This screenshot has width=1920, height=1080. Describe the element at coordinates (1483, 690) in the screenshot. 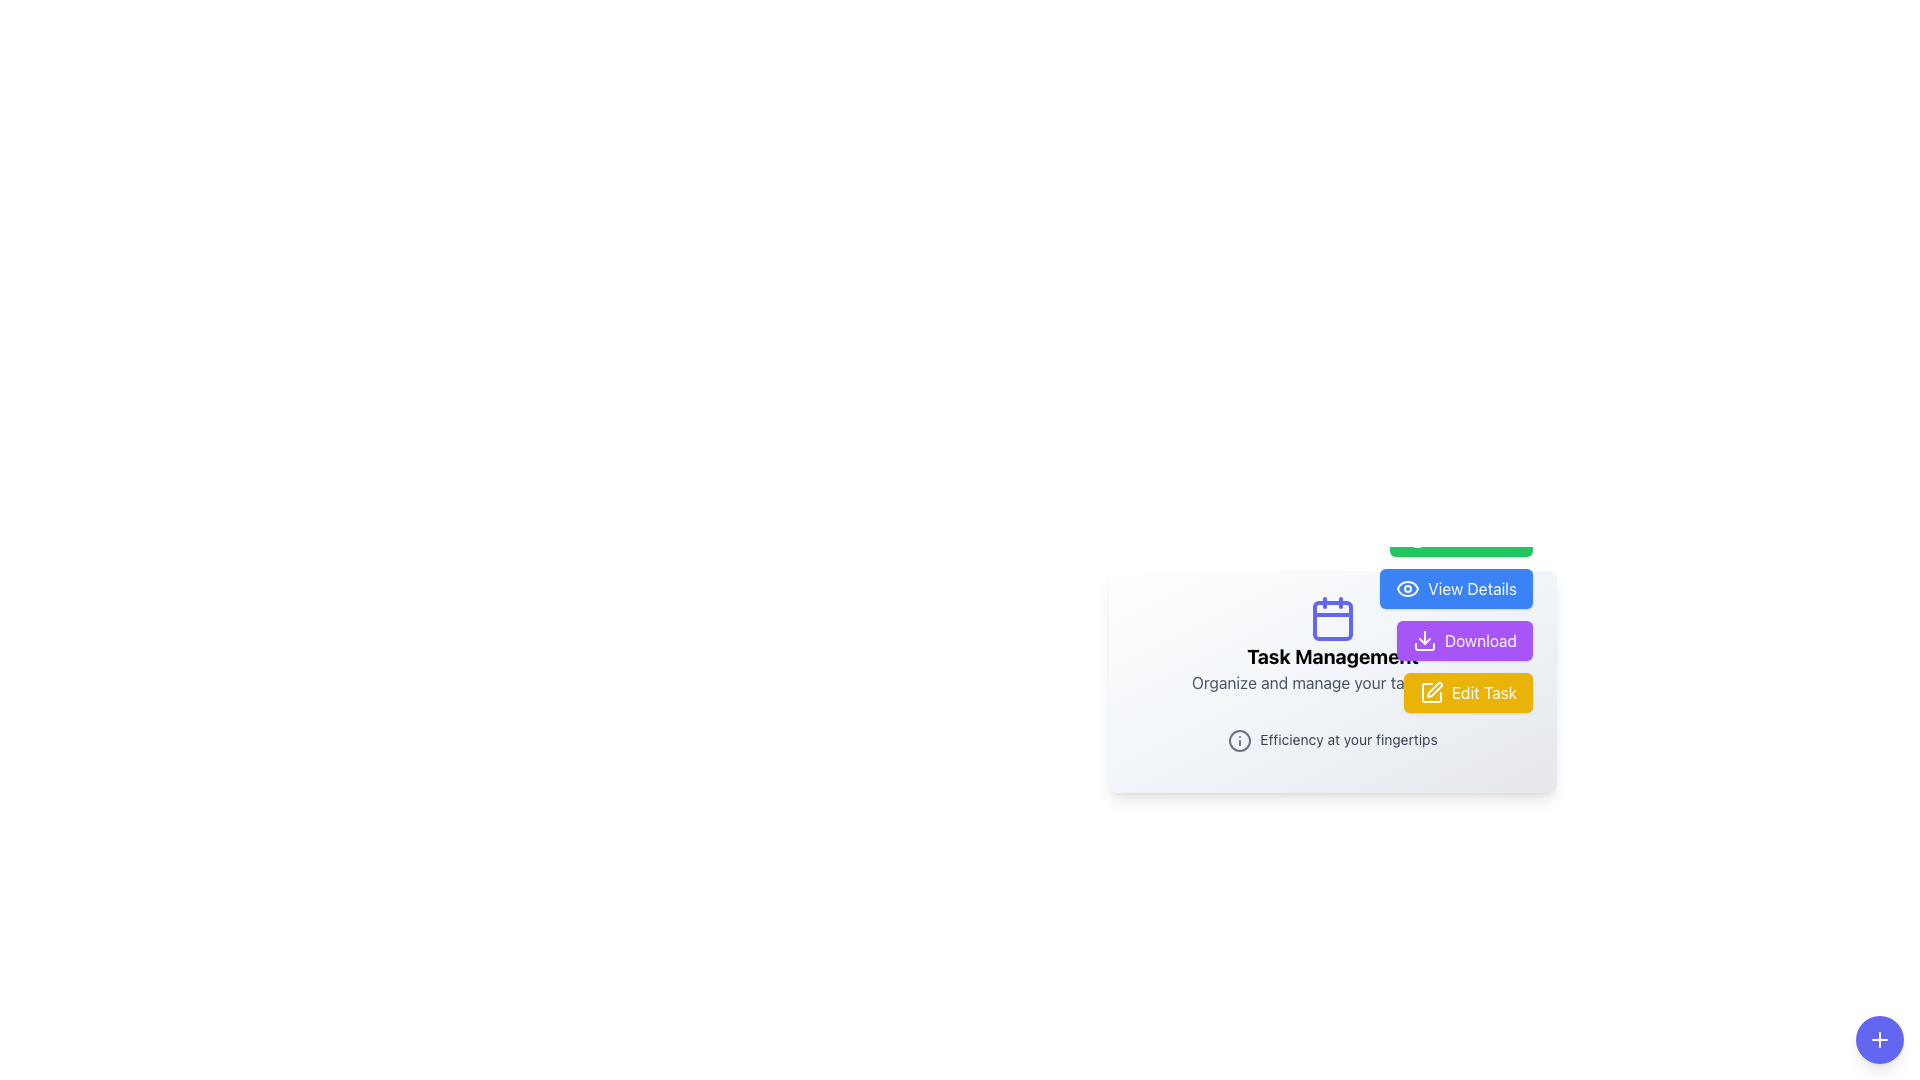

I see `the 'Edit Task' text label integrated into the button component to invoke the edit action` at that location.